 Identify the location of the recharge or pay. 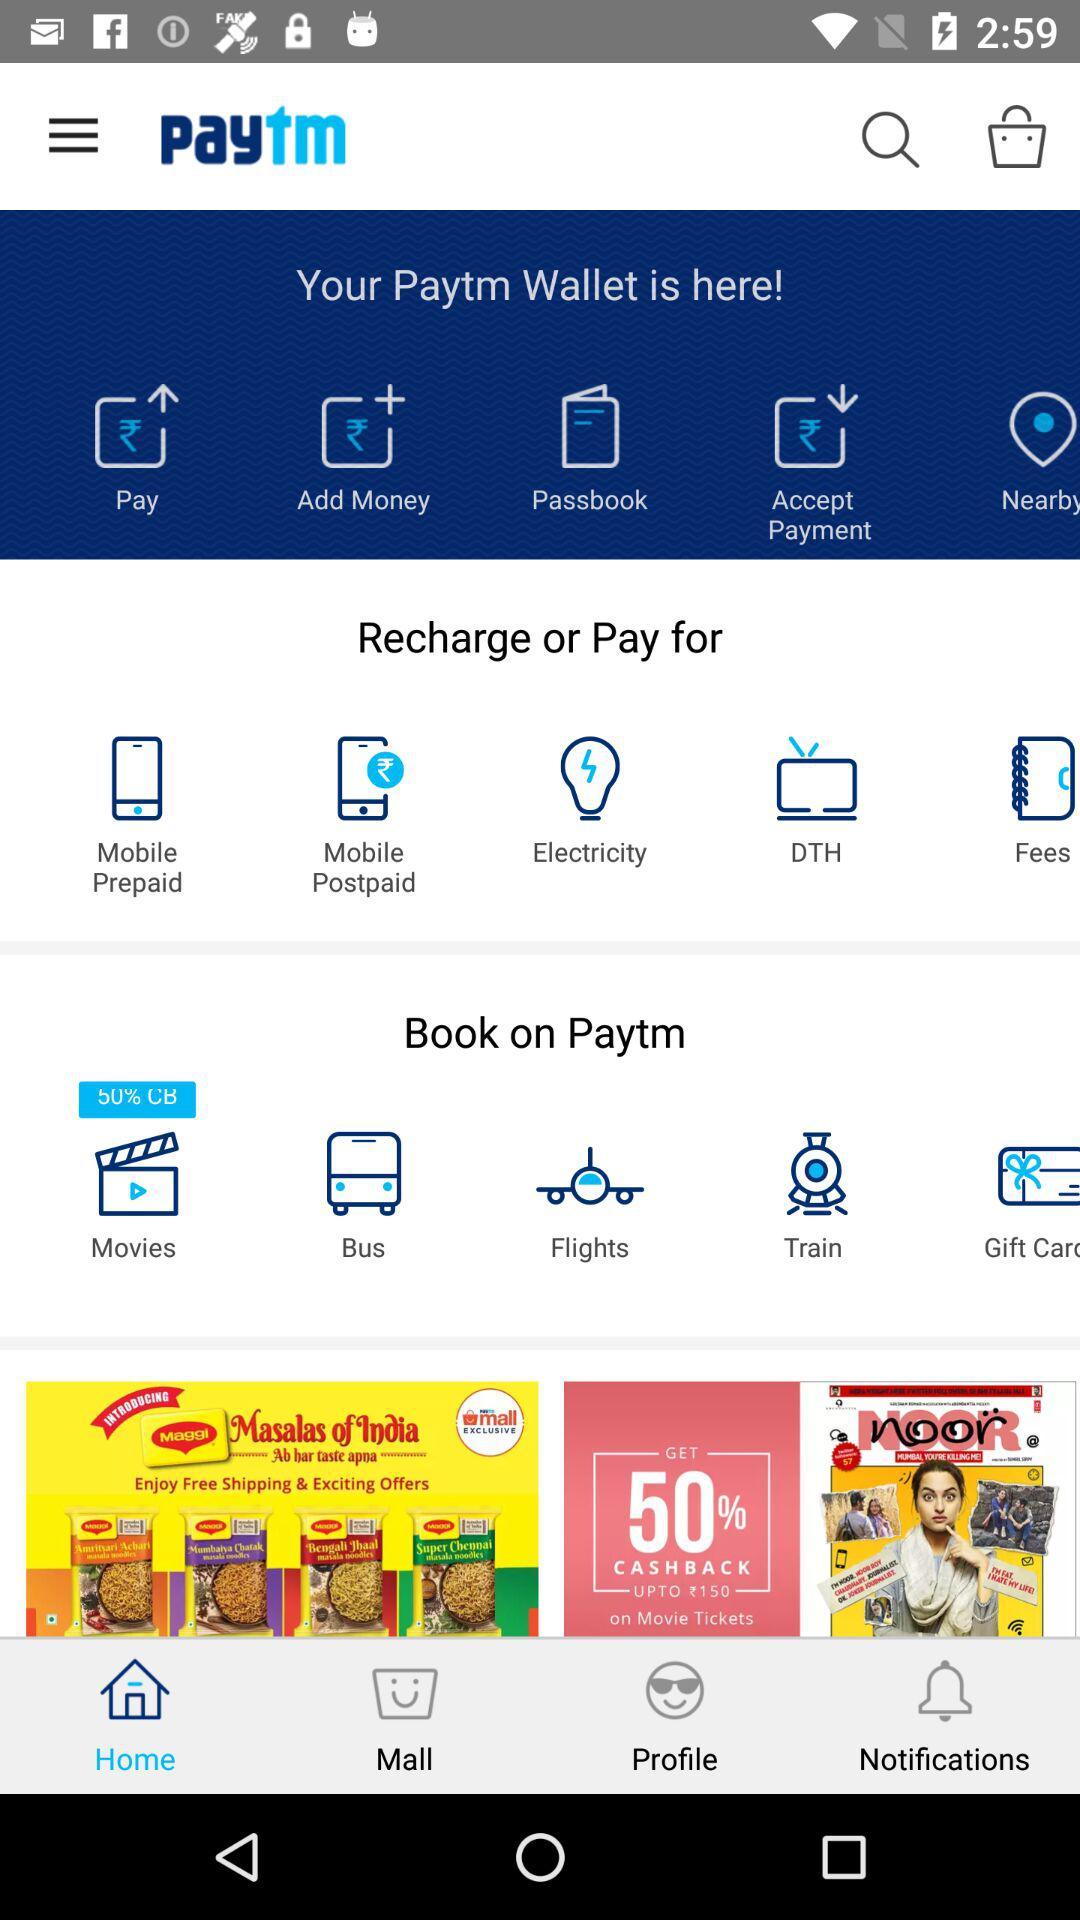
(540, 634).